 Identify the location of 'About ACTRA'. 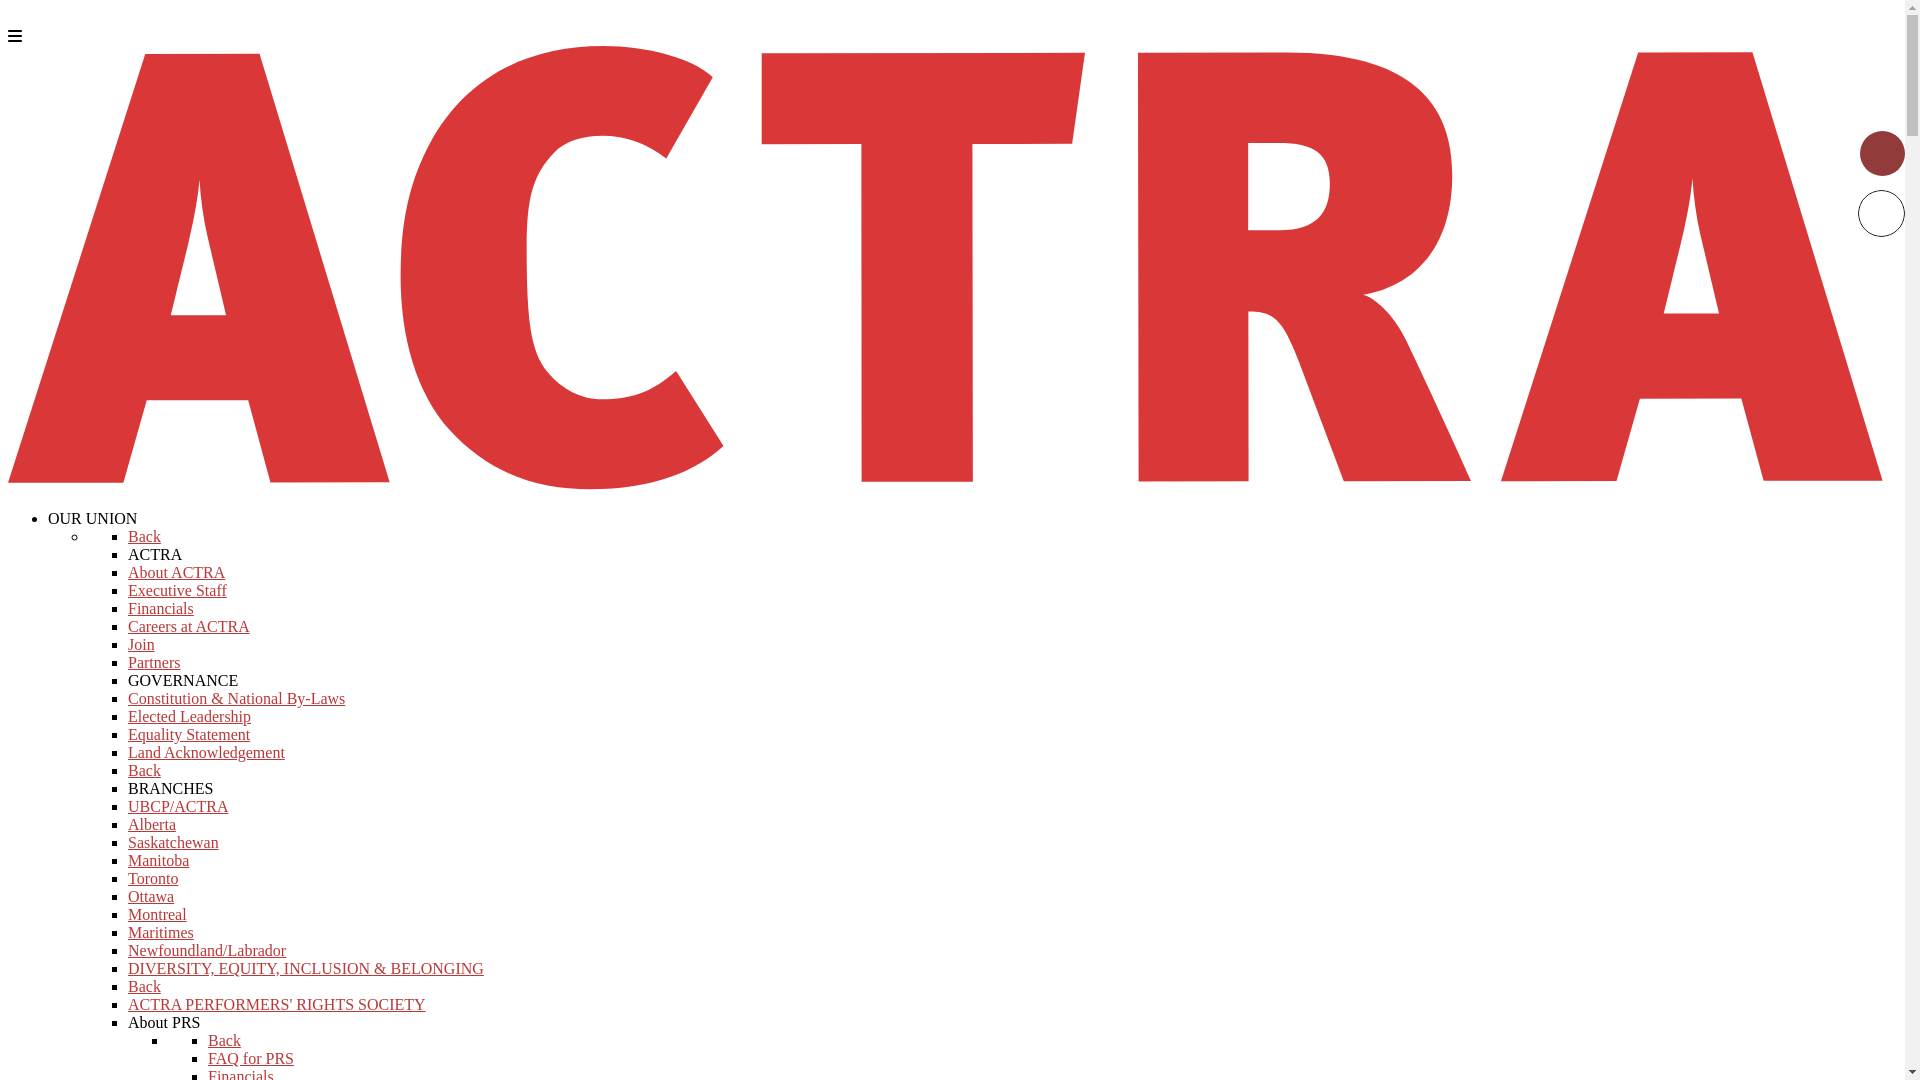
(176, 572).